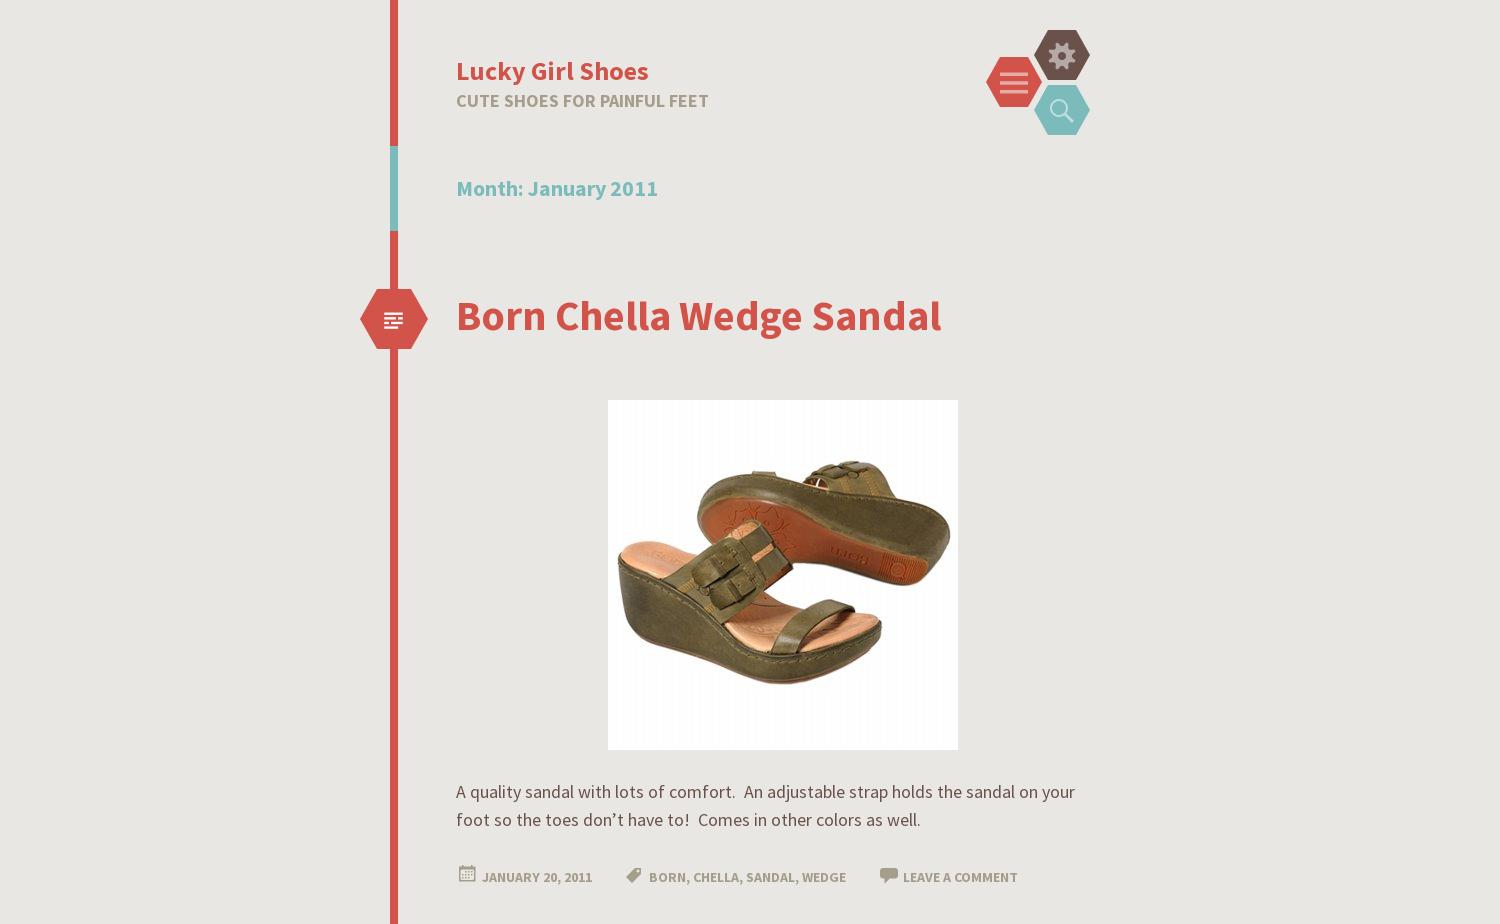 The image size is (1500, 924). Describe the element at coordinates (903, 876) in the screenshot. I see `'Leave a comment'` at that location.